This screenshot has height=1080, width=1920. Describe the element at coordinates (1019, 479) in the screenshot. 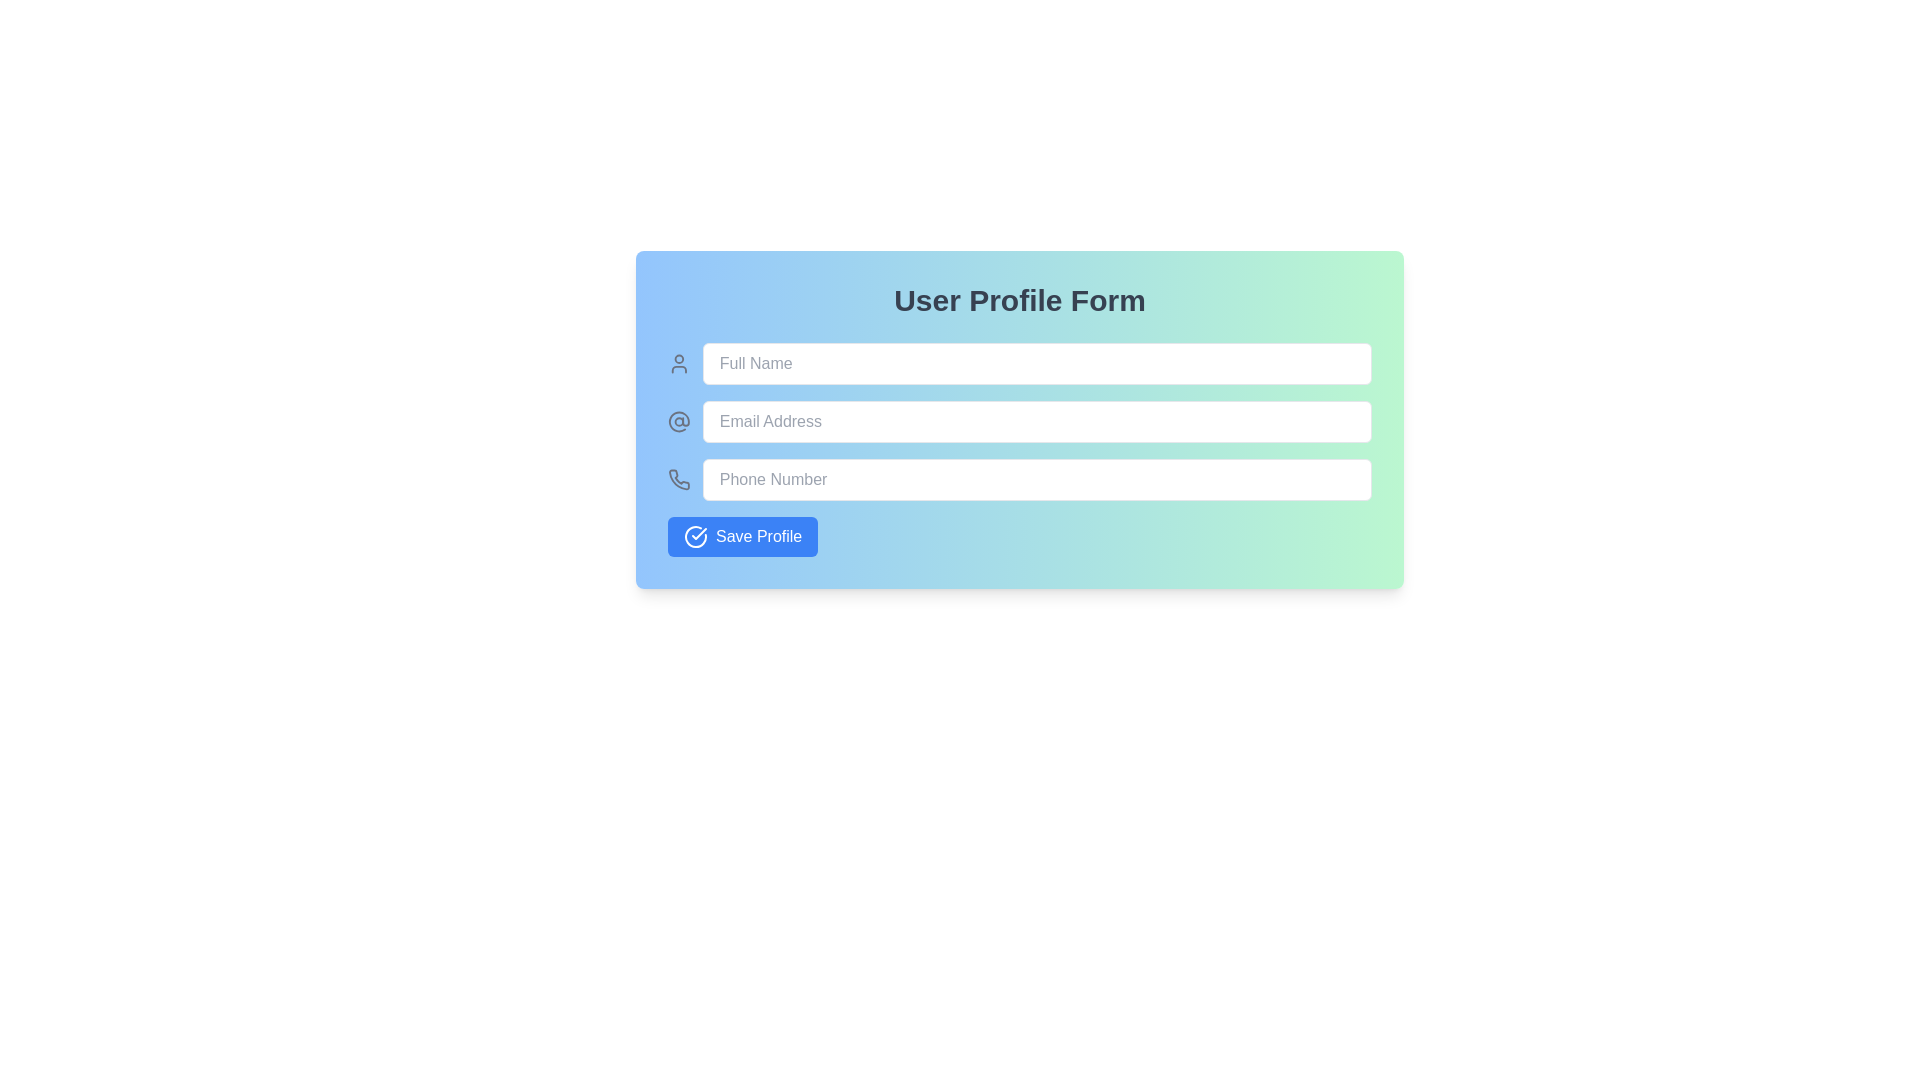

I see `the phone number input field located below the Full Name and Email Address fields in the user profile form to focus on it` at that location.